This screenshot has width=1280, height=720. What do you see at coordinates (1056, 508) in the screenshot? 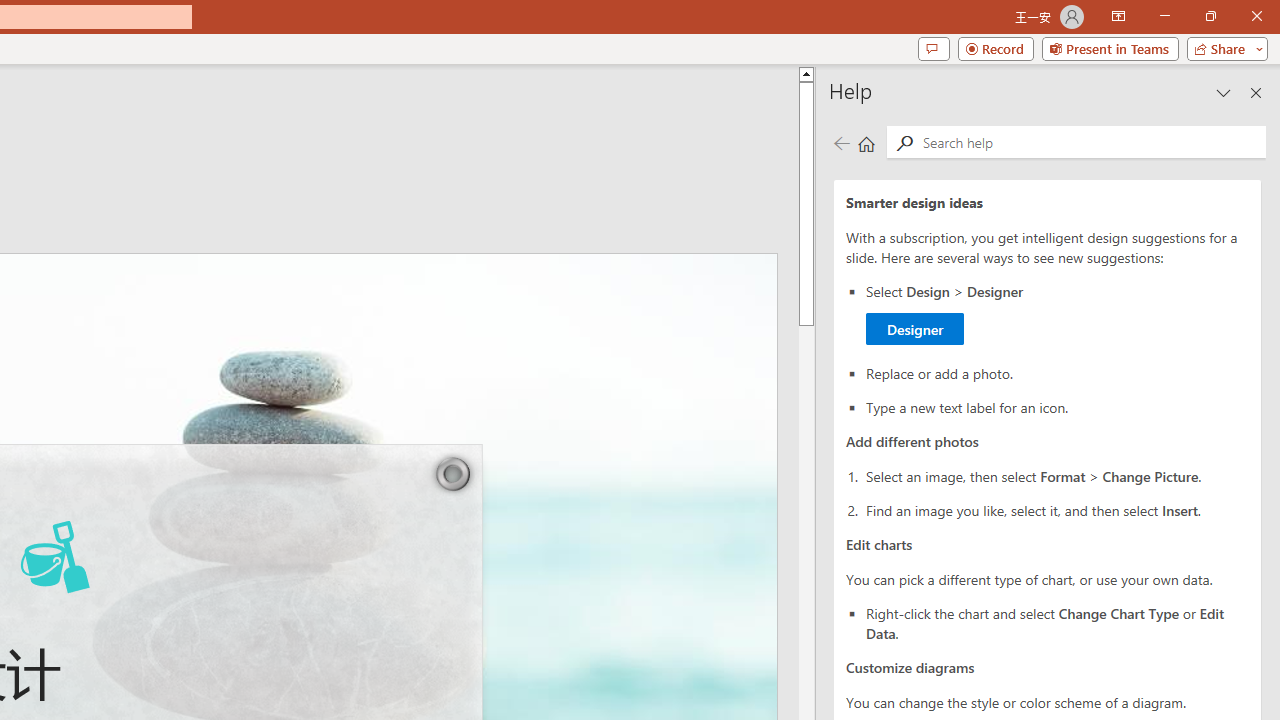
I see `'Find an image you like, select it, and then select Insert.'` at bounding box center [1056, 508].